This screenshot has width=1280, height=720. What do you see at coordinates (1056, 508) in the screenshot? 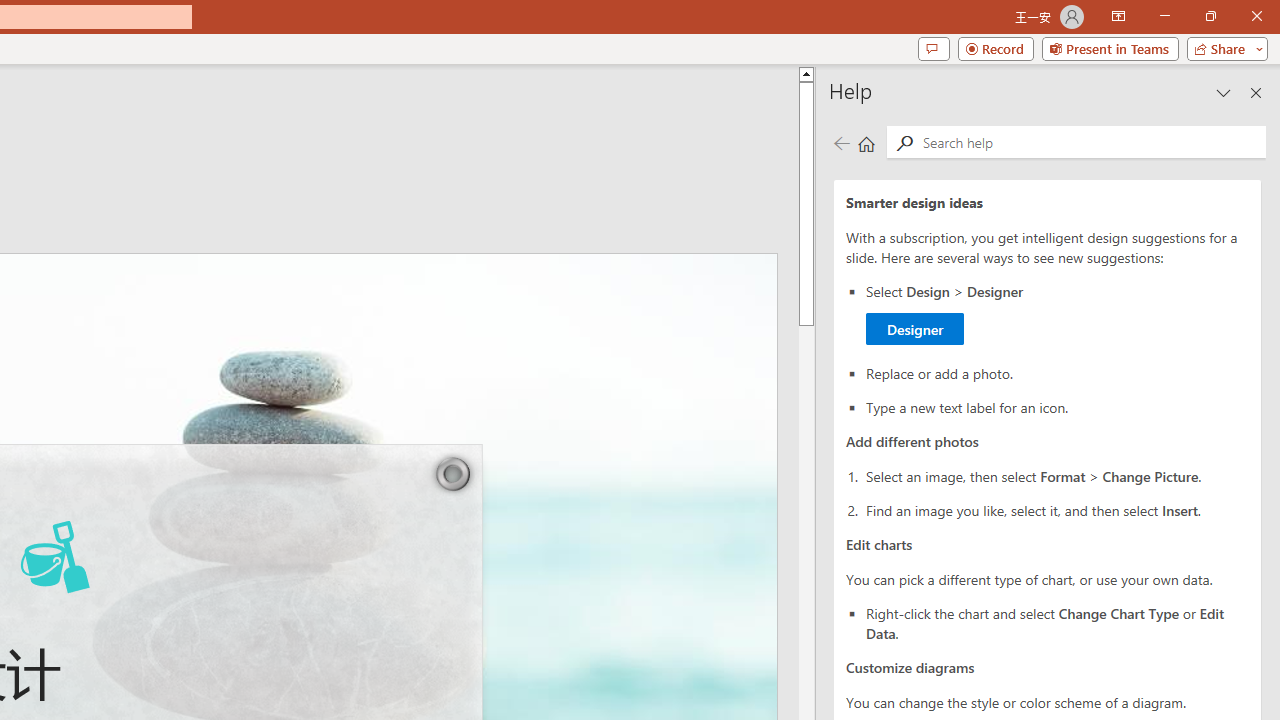
I see `'Find an image you like, select it, and then select Insert.'` at bounding box center [1056, 508].